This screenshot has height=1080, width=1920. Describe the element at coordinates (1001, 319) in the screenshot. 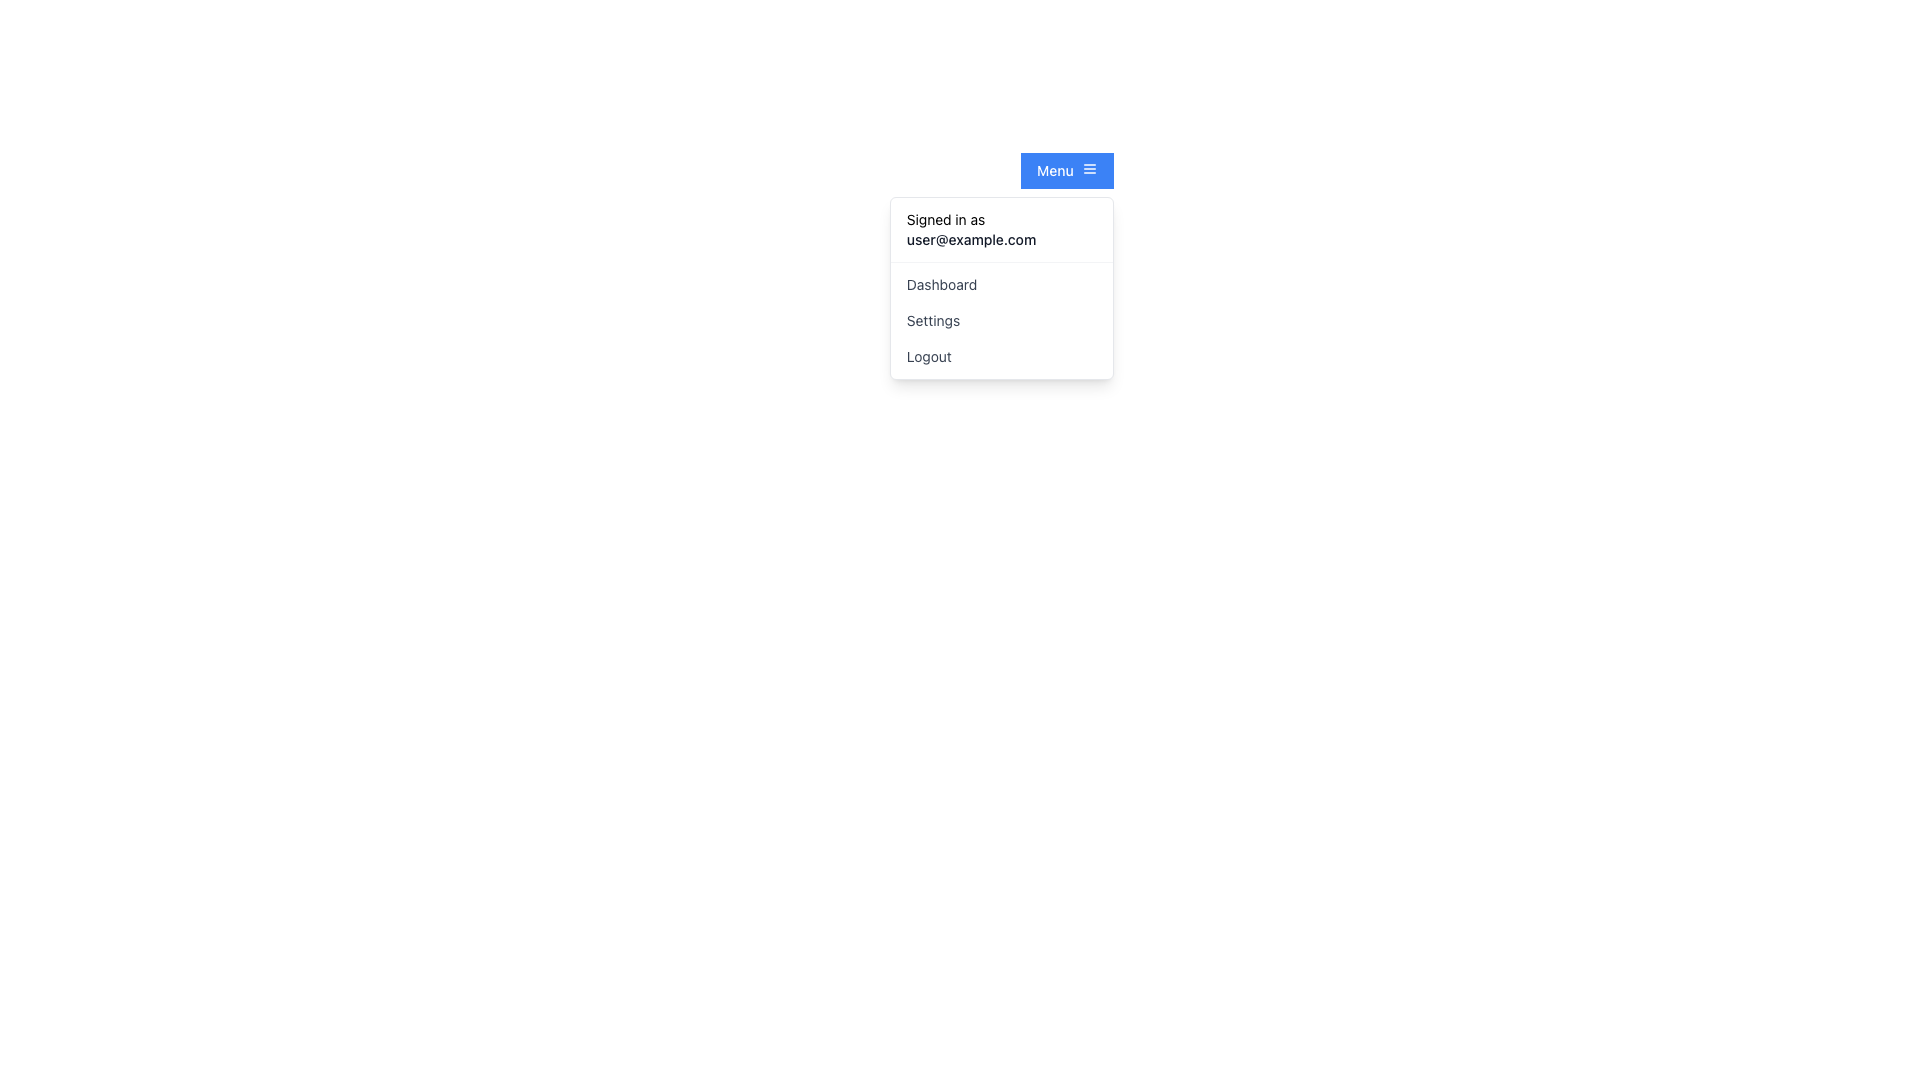

I see `the Settings button located in the middle of the dropdown menu to trigger the hover effect` at that location.